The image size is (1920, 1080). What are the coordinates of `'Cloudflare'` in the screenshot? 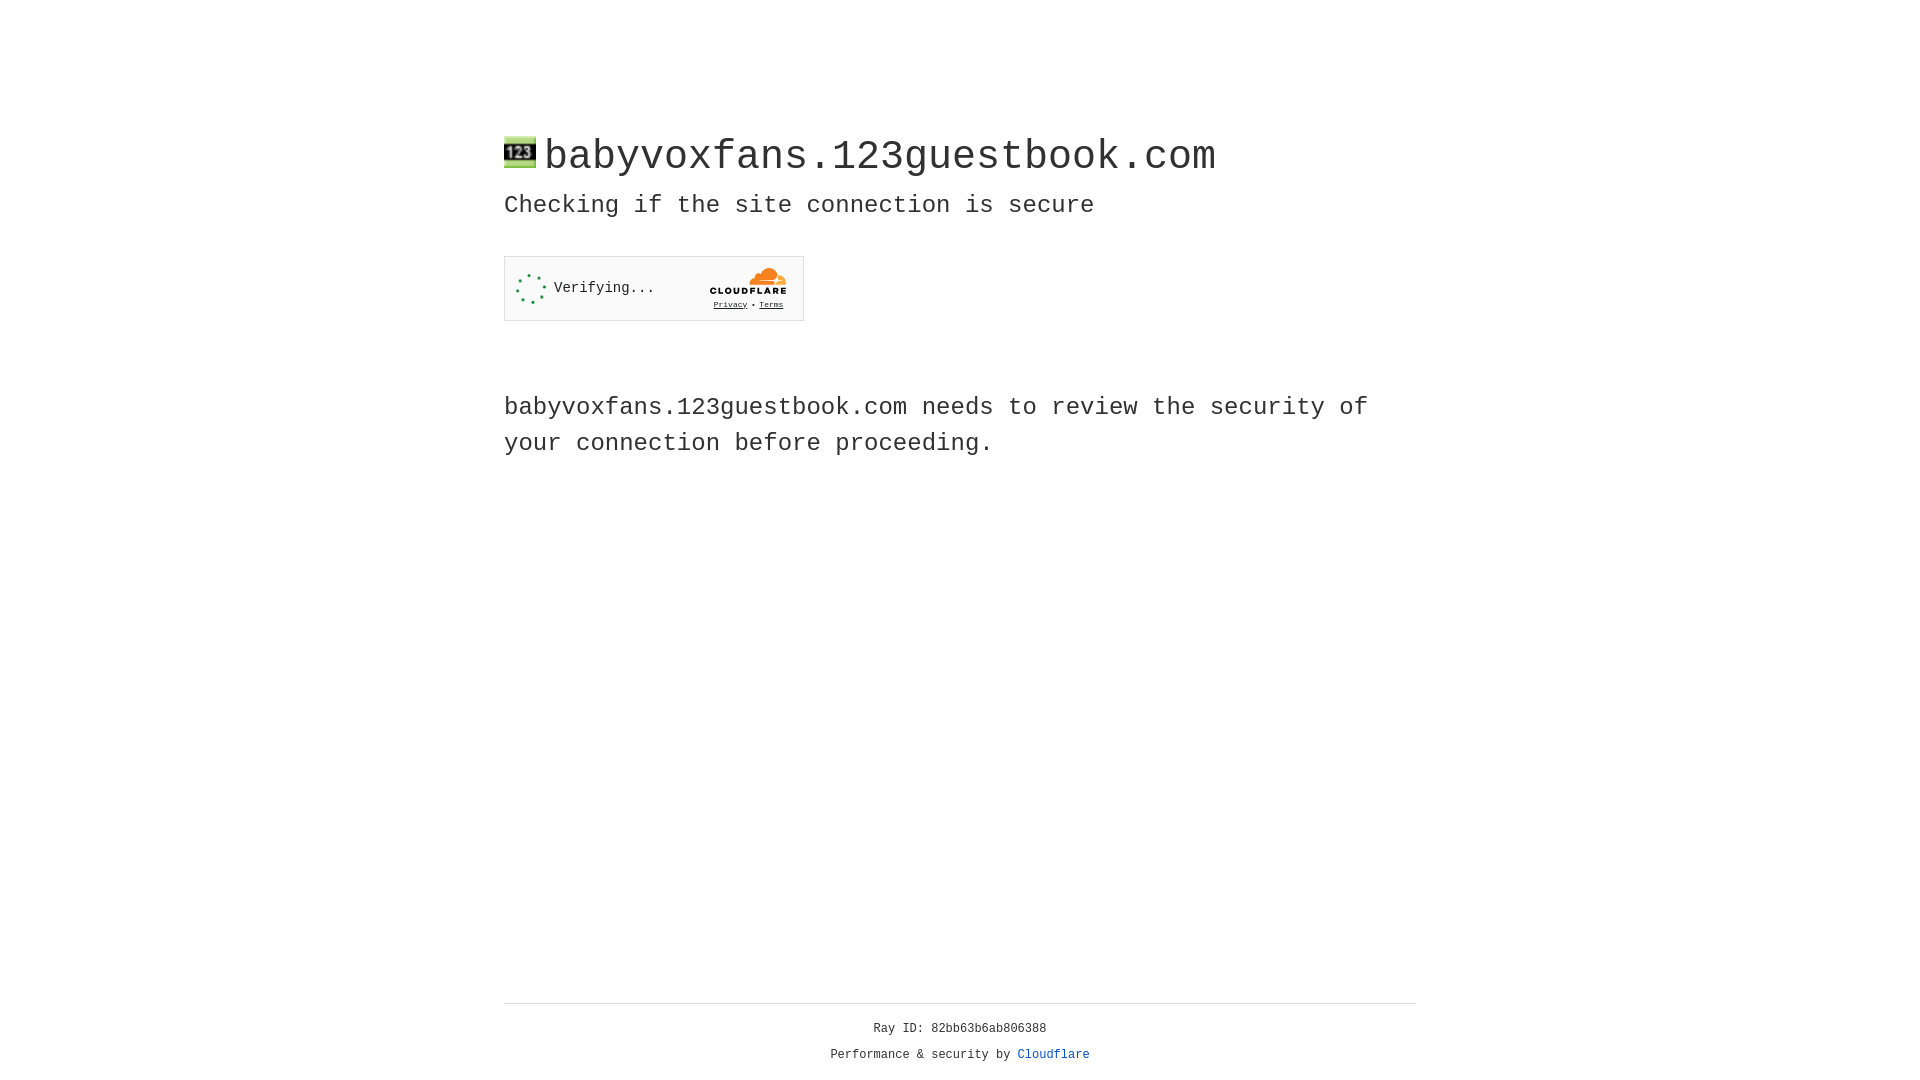 It's located at (1017, 1054).